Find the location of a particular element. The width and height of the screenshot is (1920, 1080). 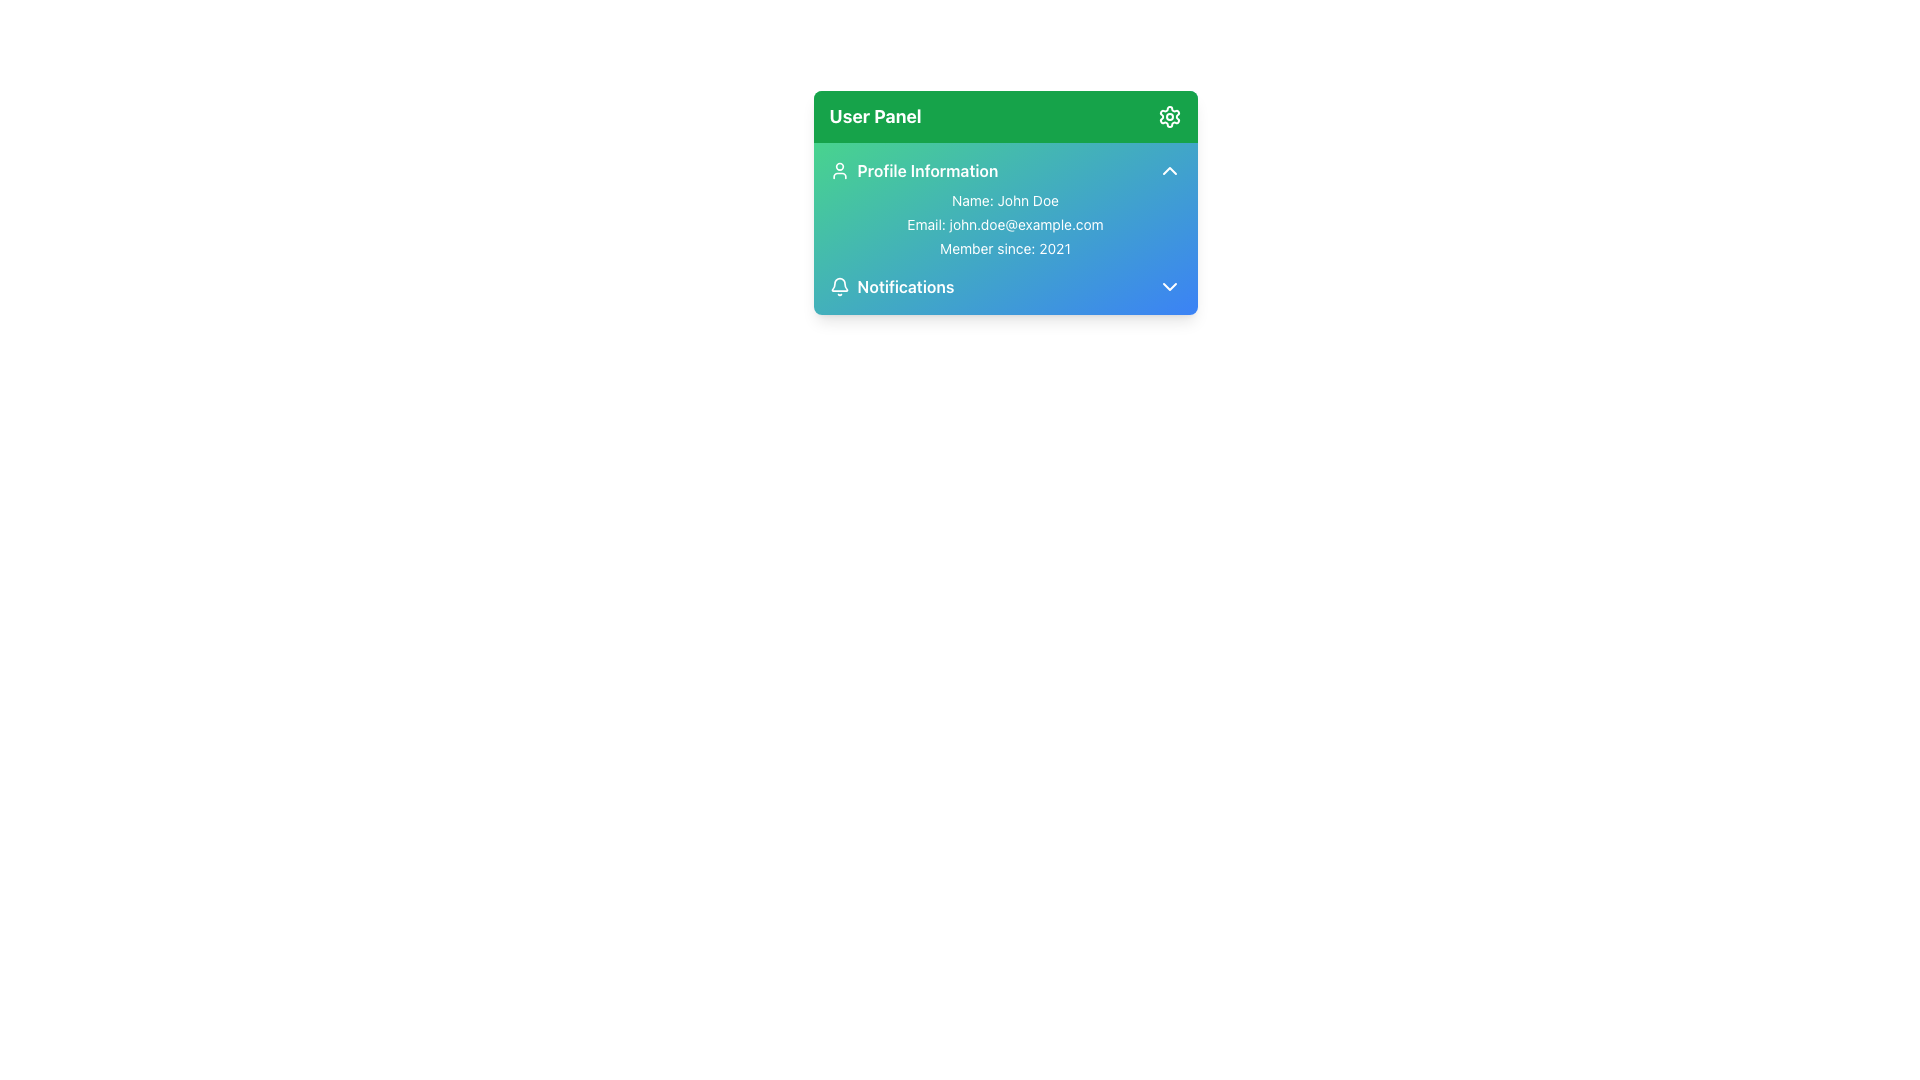

the 'Profile Information' label located at the top left of the 'User Panel' card component is located at coordinates (912, 169).